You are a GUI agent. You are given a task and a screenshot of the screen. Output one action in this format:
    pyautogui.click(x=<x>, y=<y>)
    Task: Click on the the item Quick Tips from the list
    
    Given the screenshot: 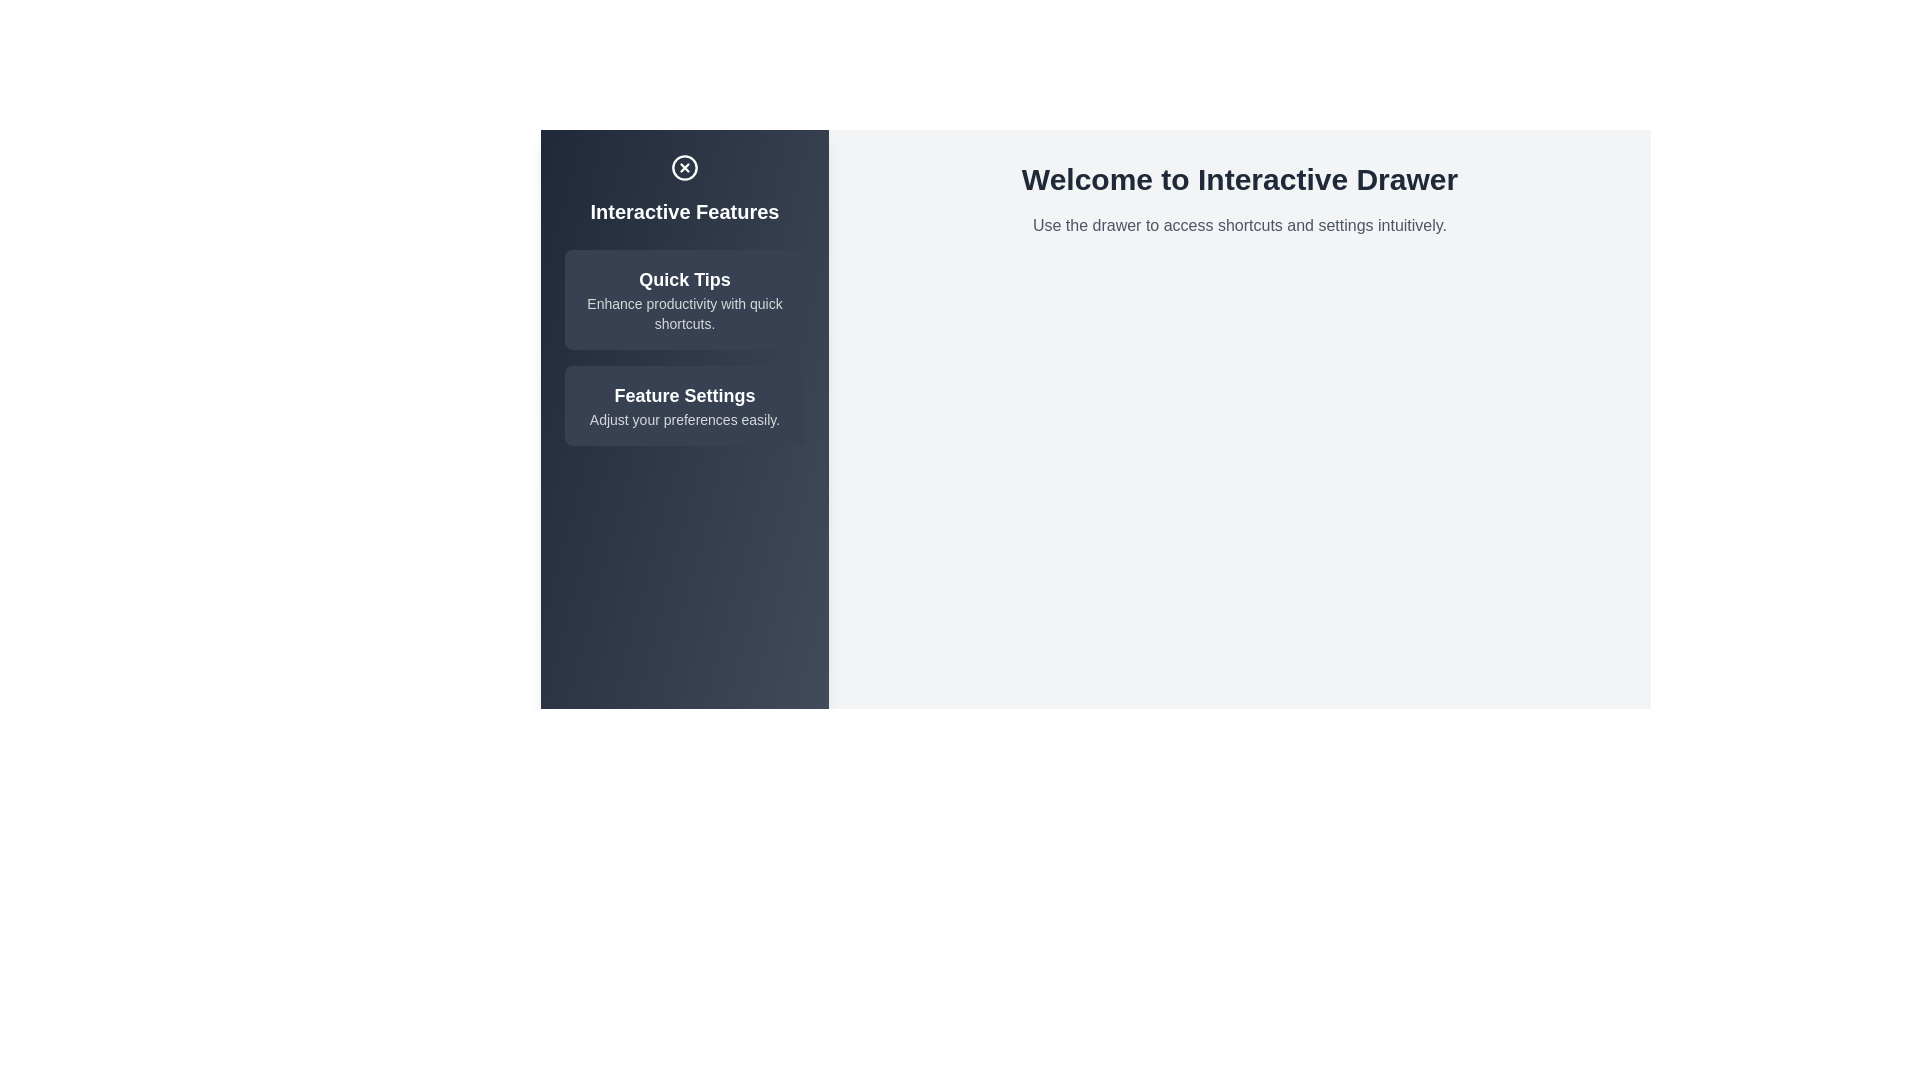 What is the action you would take?
    pyautogui.click(x=685, y=300)
    